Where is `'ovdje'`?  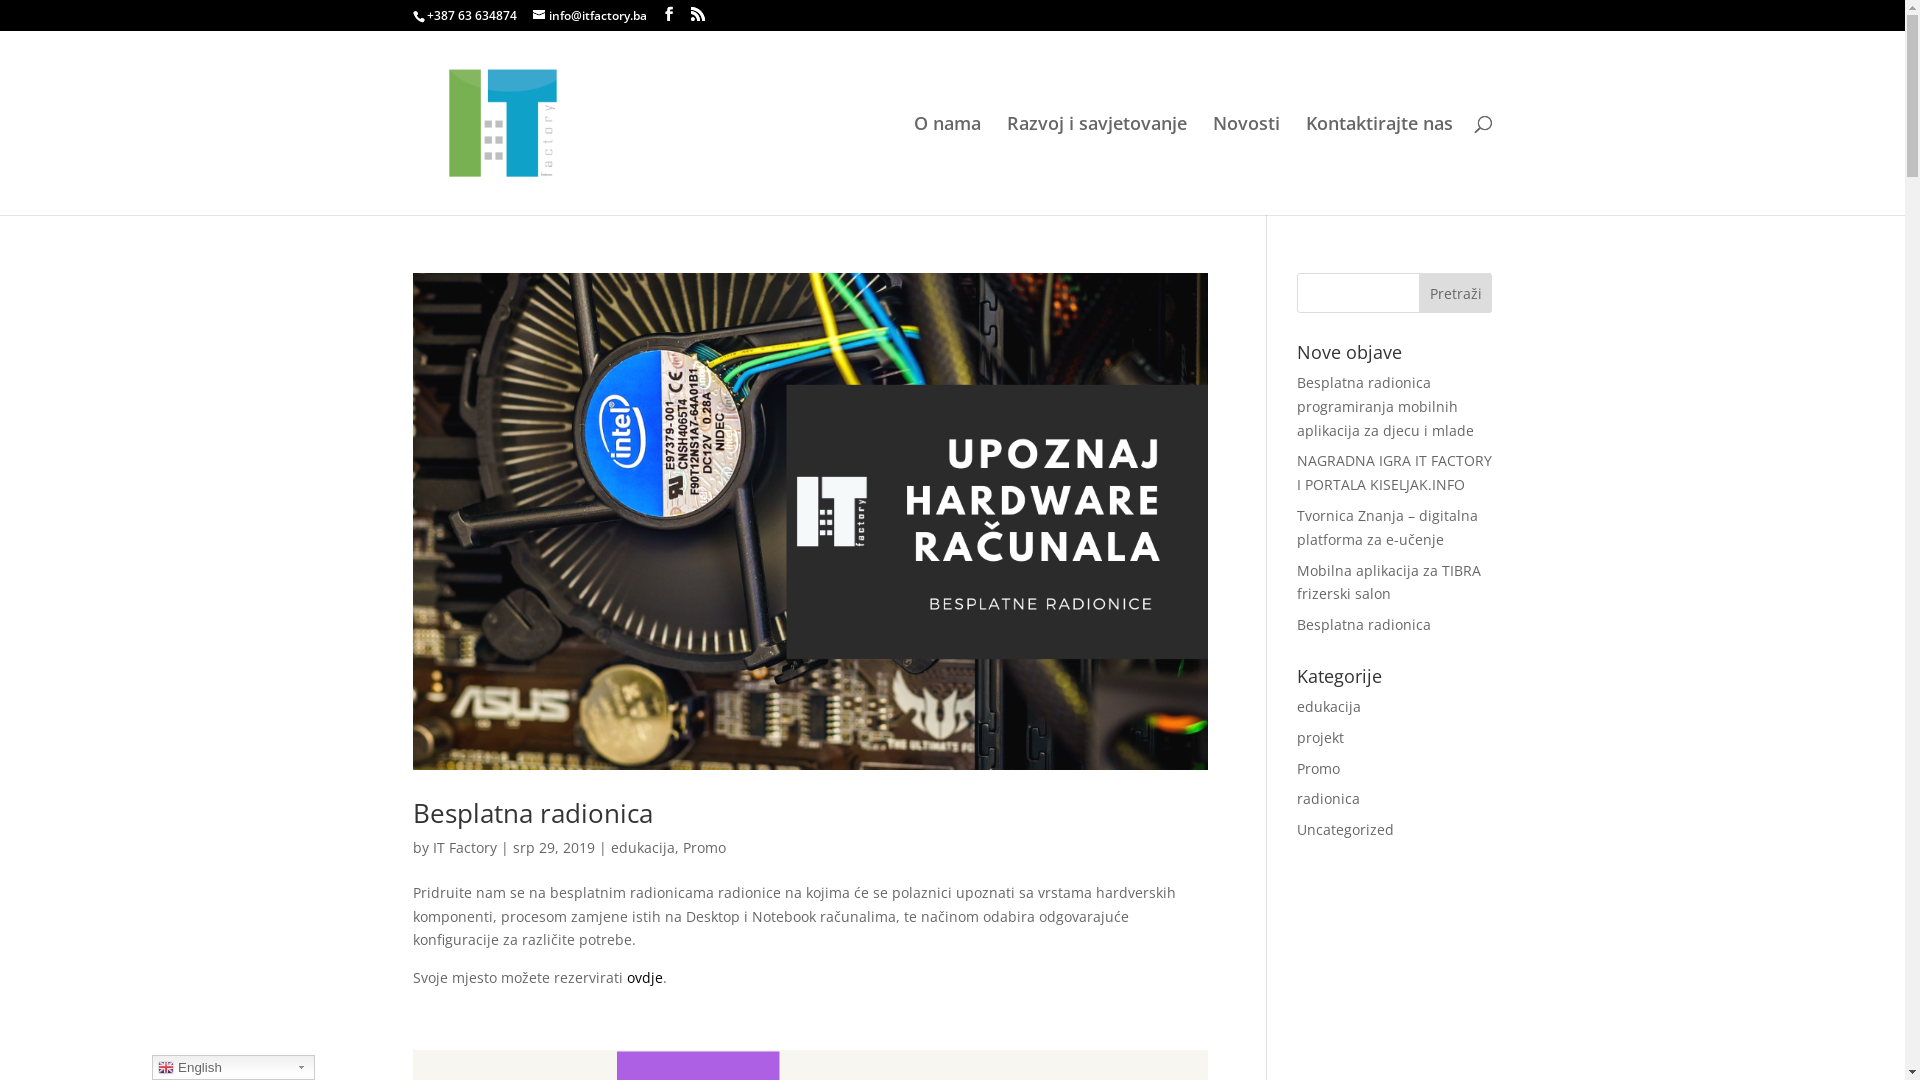
'ovdje' is located at coordinates (643, 976).